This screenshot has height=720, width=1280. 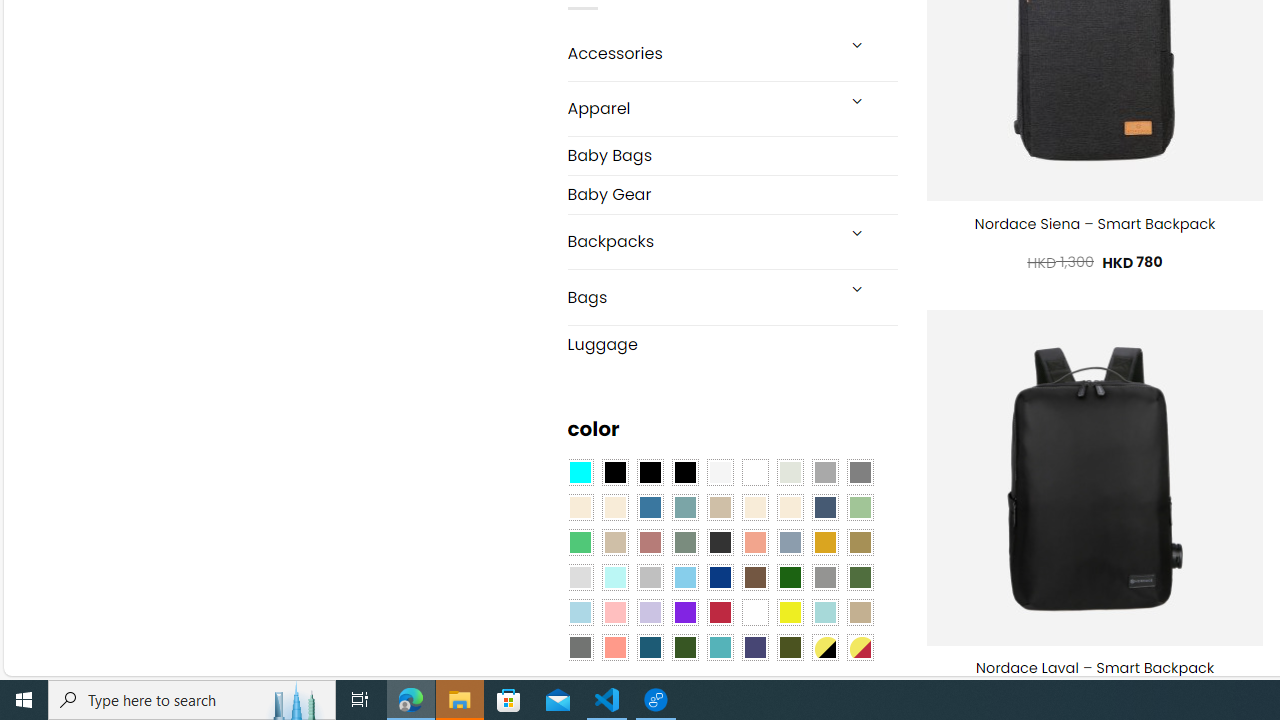 What do you see at coordinates (684, 507) in the screenshot?
I see `'Blue Sage'` at bounding box center [684, 507].